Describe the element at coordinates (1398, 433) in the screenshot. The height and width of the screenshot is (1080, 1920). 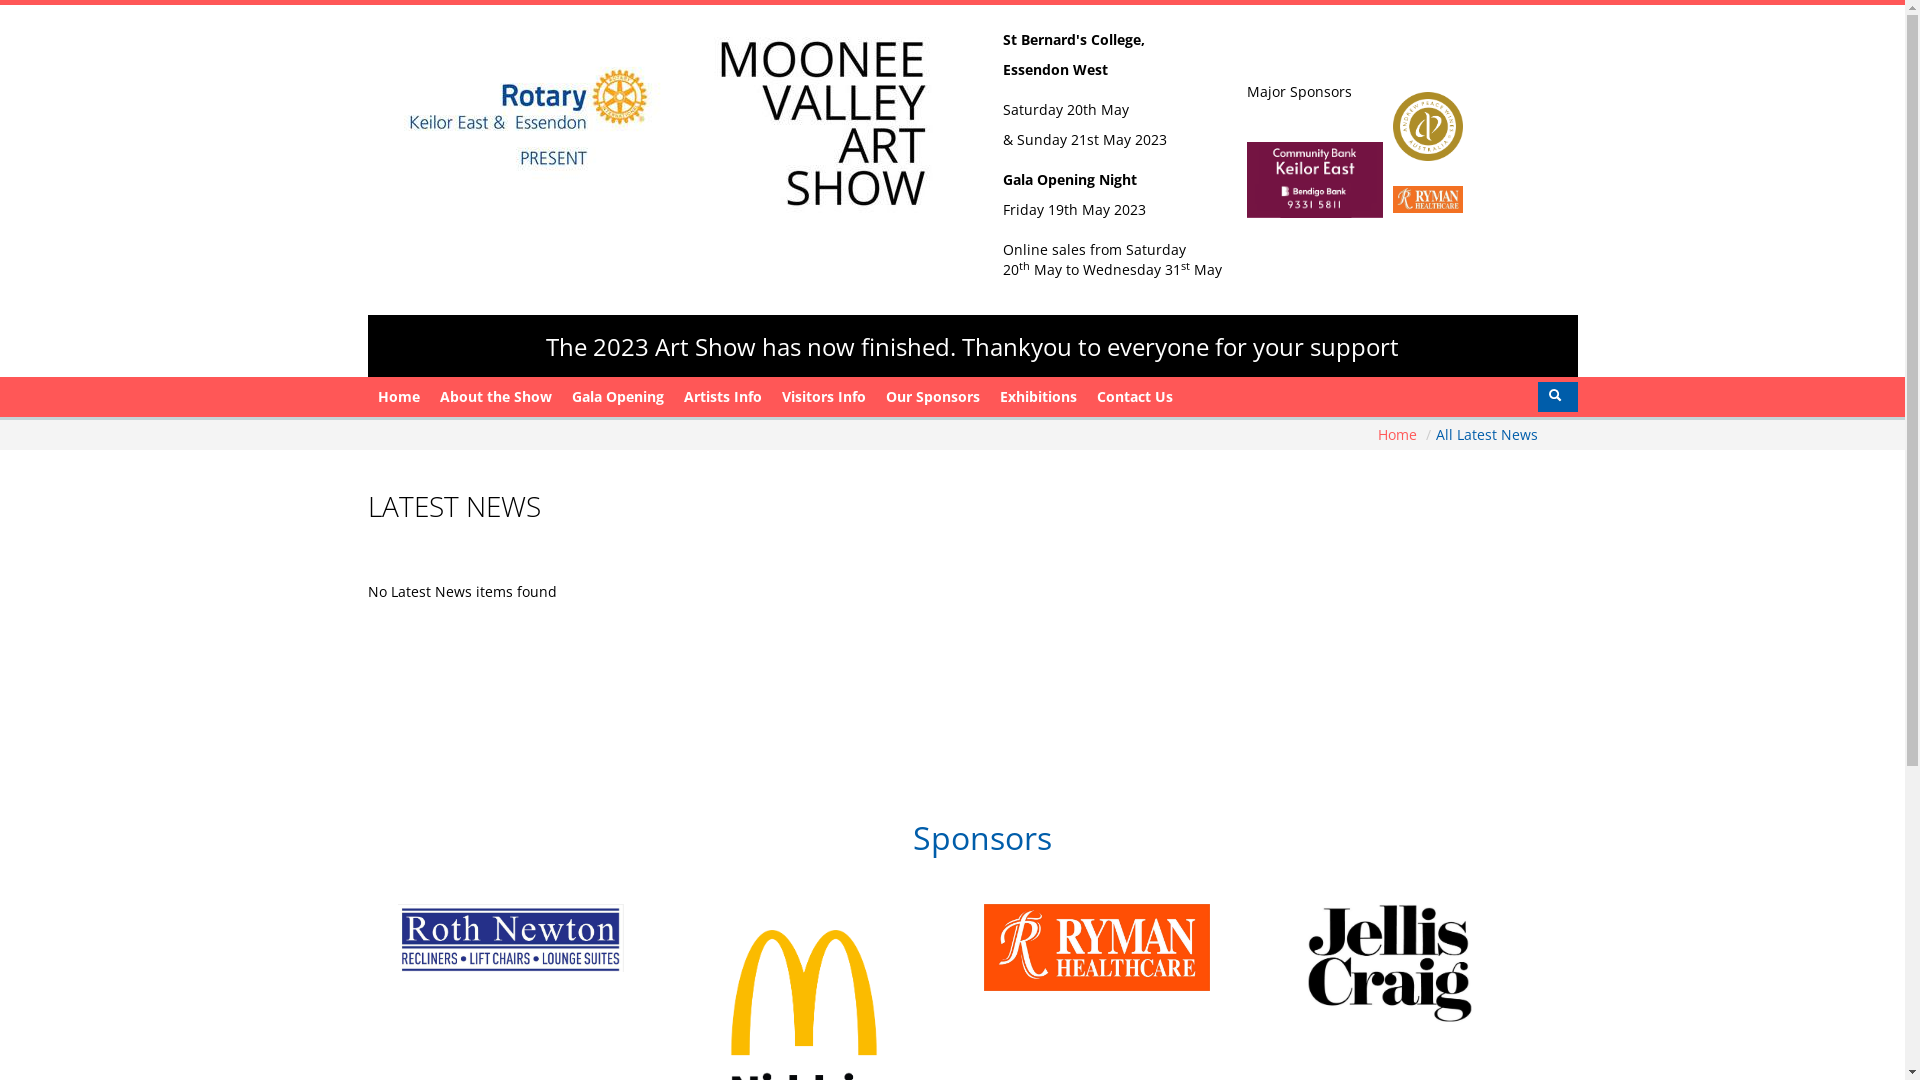
I see `'Home'` at that location.